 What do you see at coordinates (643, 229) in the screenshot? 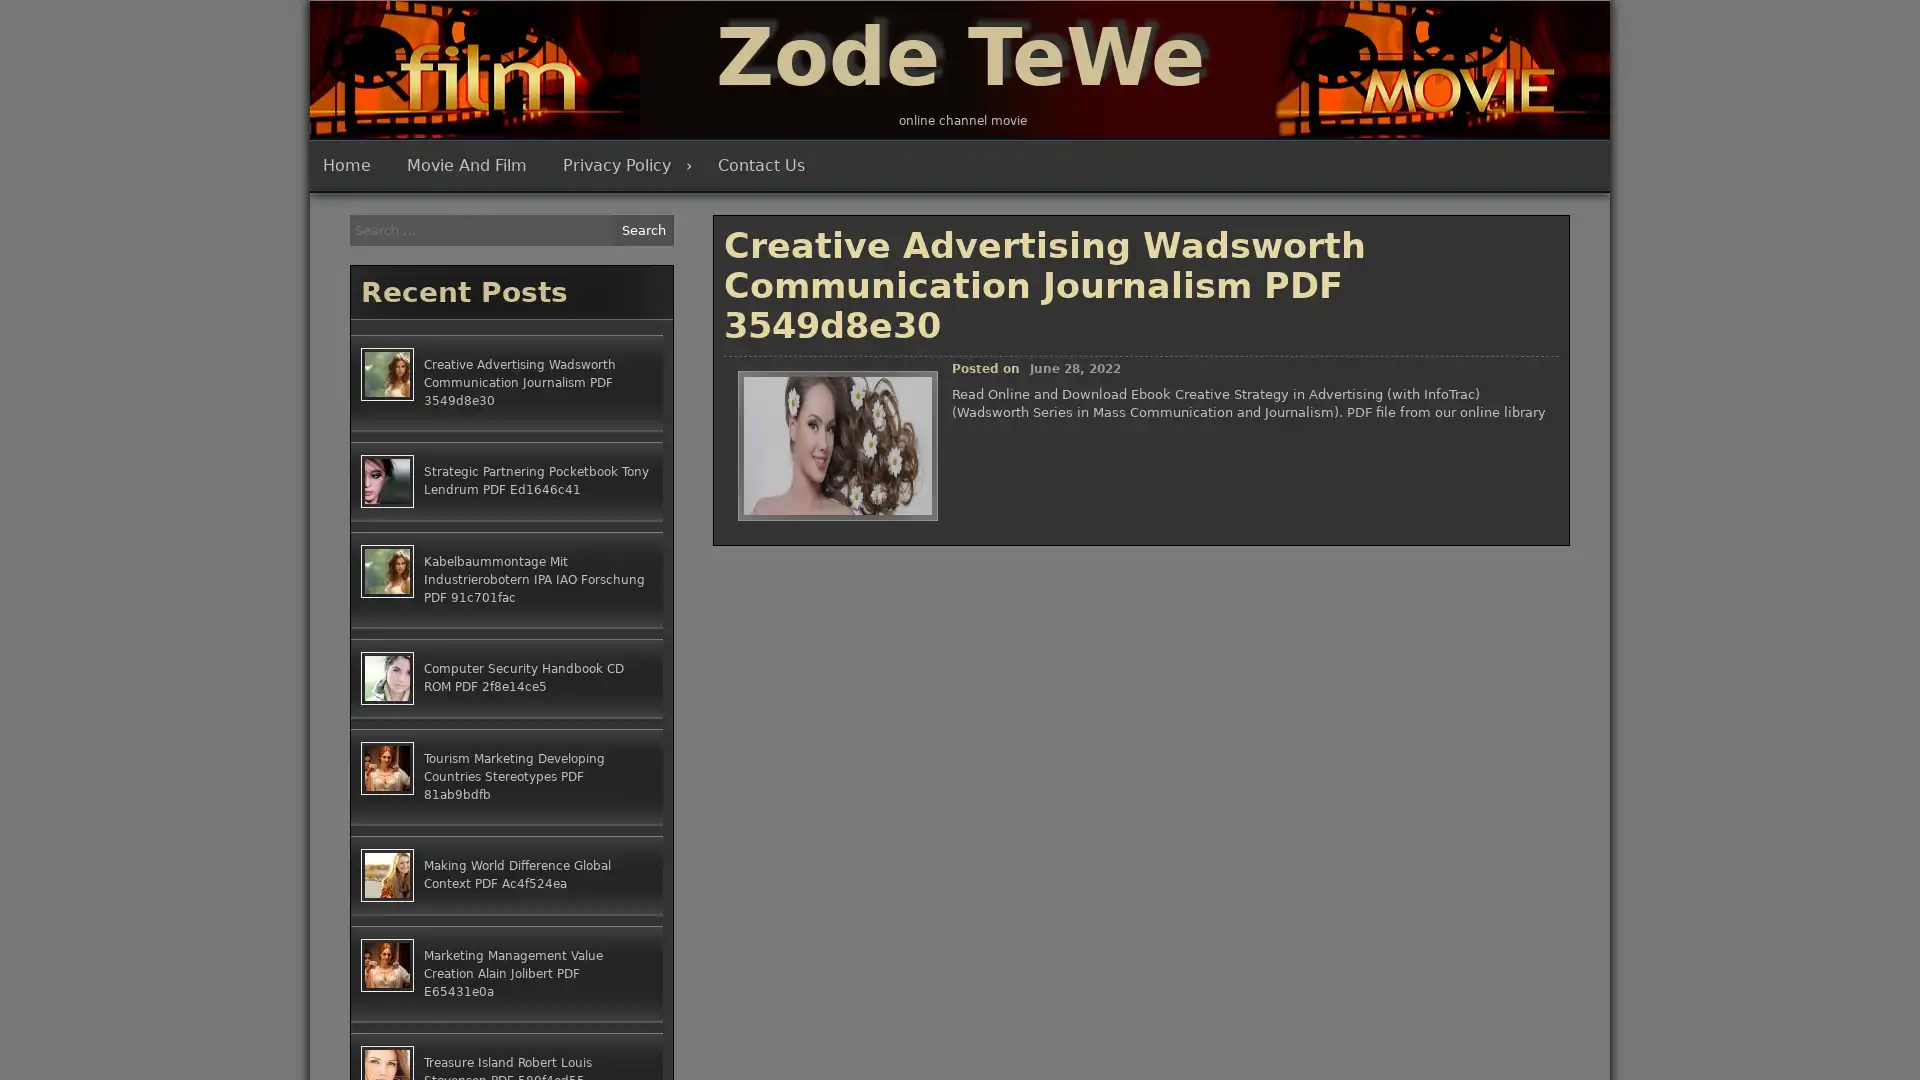
I see `Search` at bounding box center [643, 229].